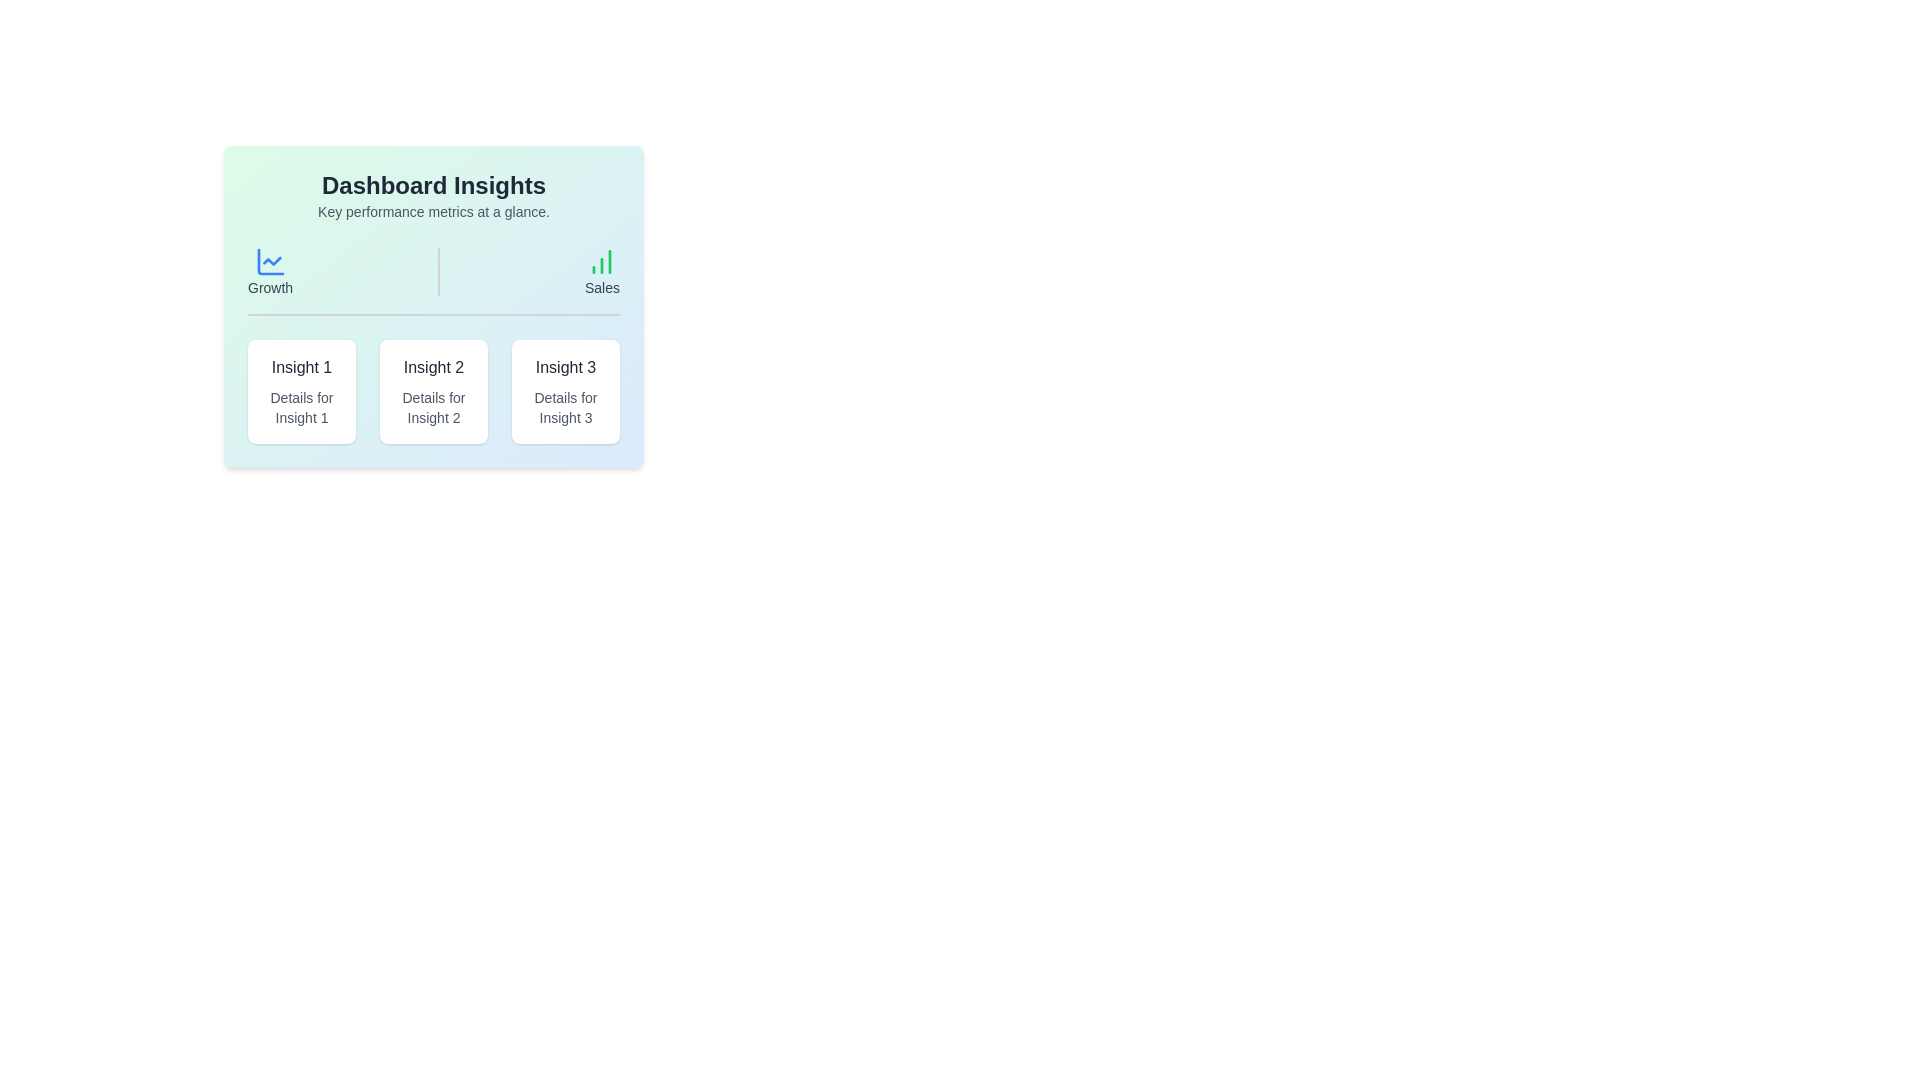  Describe the element at coordinates (432, 212) in the screenshot. I see `informative subtitle text that provides context about the dashboard content, positioned below the title 'Dashboard Insights'` at that location.